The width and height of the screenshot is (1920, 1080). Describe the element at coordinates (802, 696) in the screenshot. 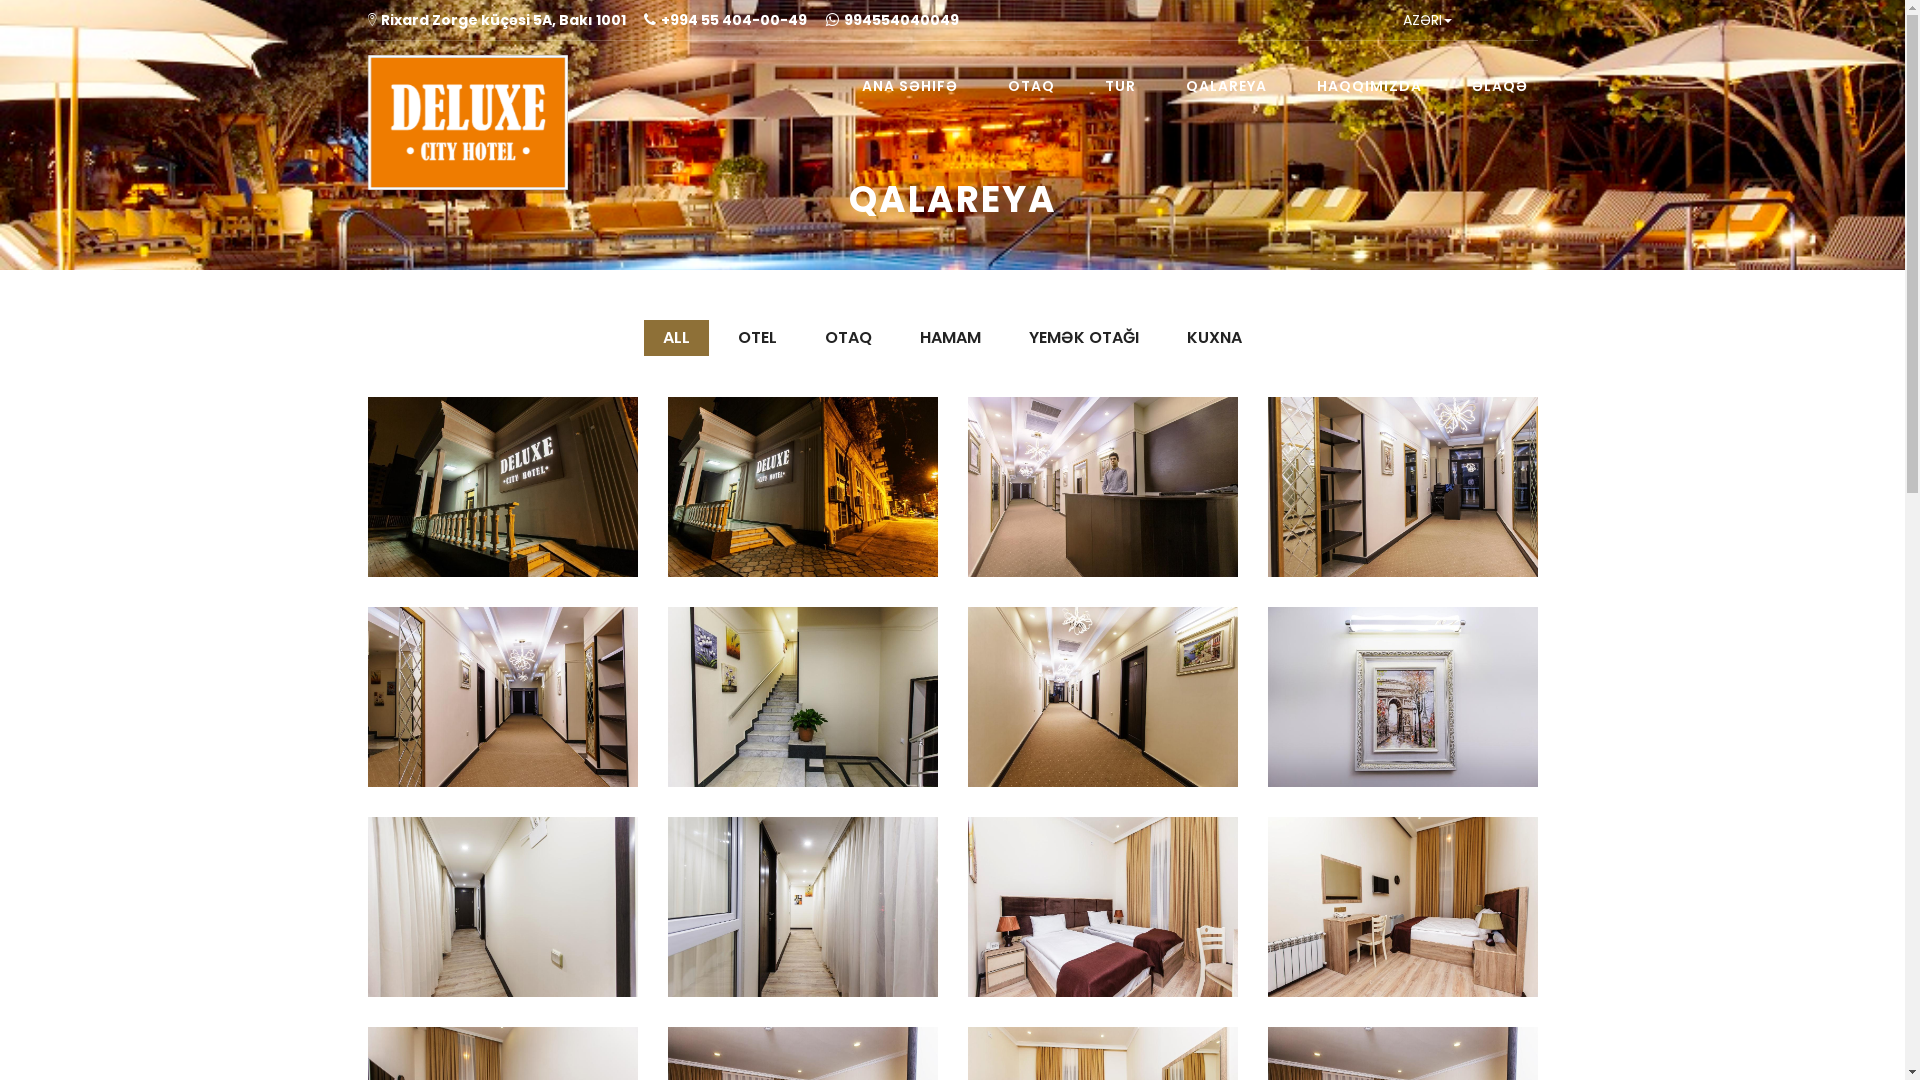

I see `'Otel'` at that location.